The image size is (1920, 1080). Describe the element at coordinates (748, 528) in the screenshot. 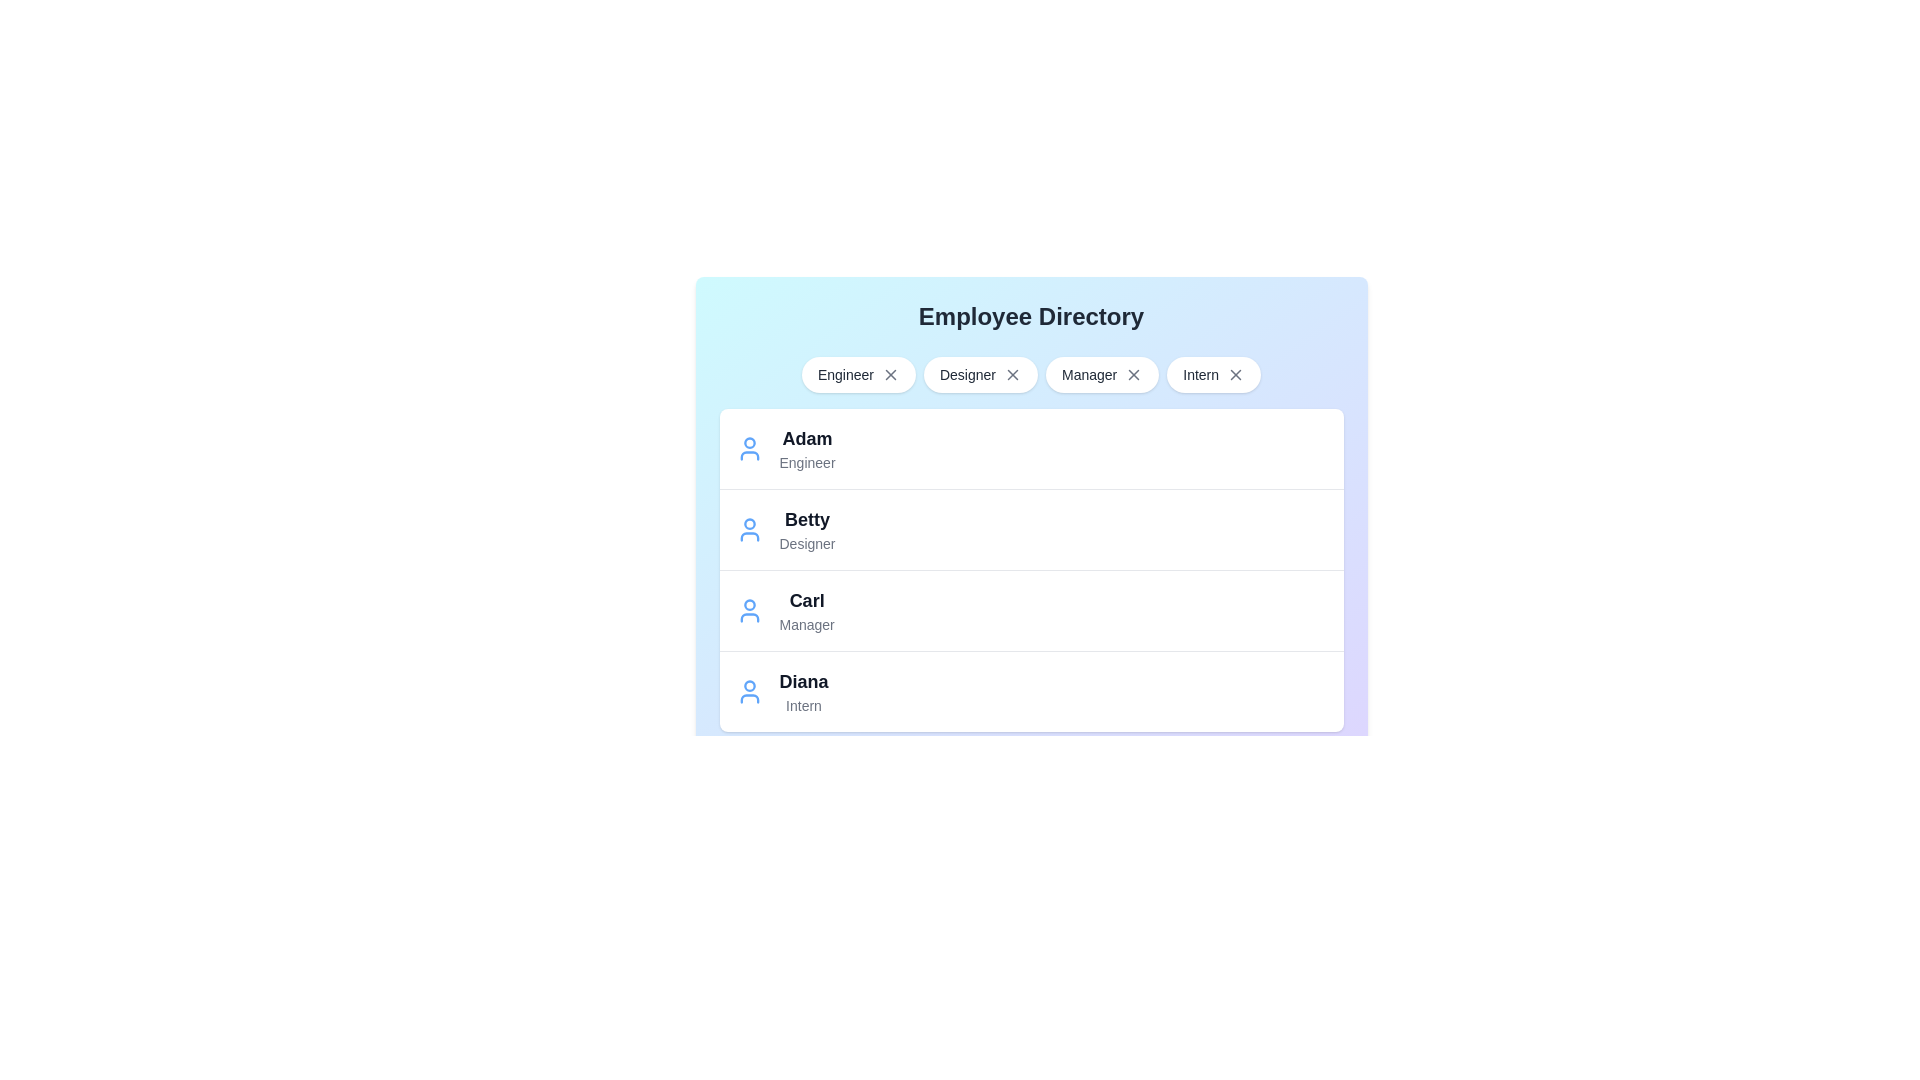

I see `the entry of the employee named Betty to view their details` at that location.